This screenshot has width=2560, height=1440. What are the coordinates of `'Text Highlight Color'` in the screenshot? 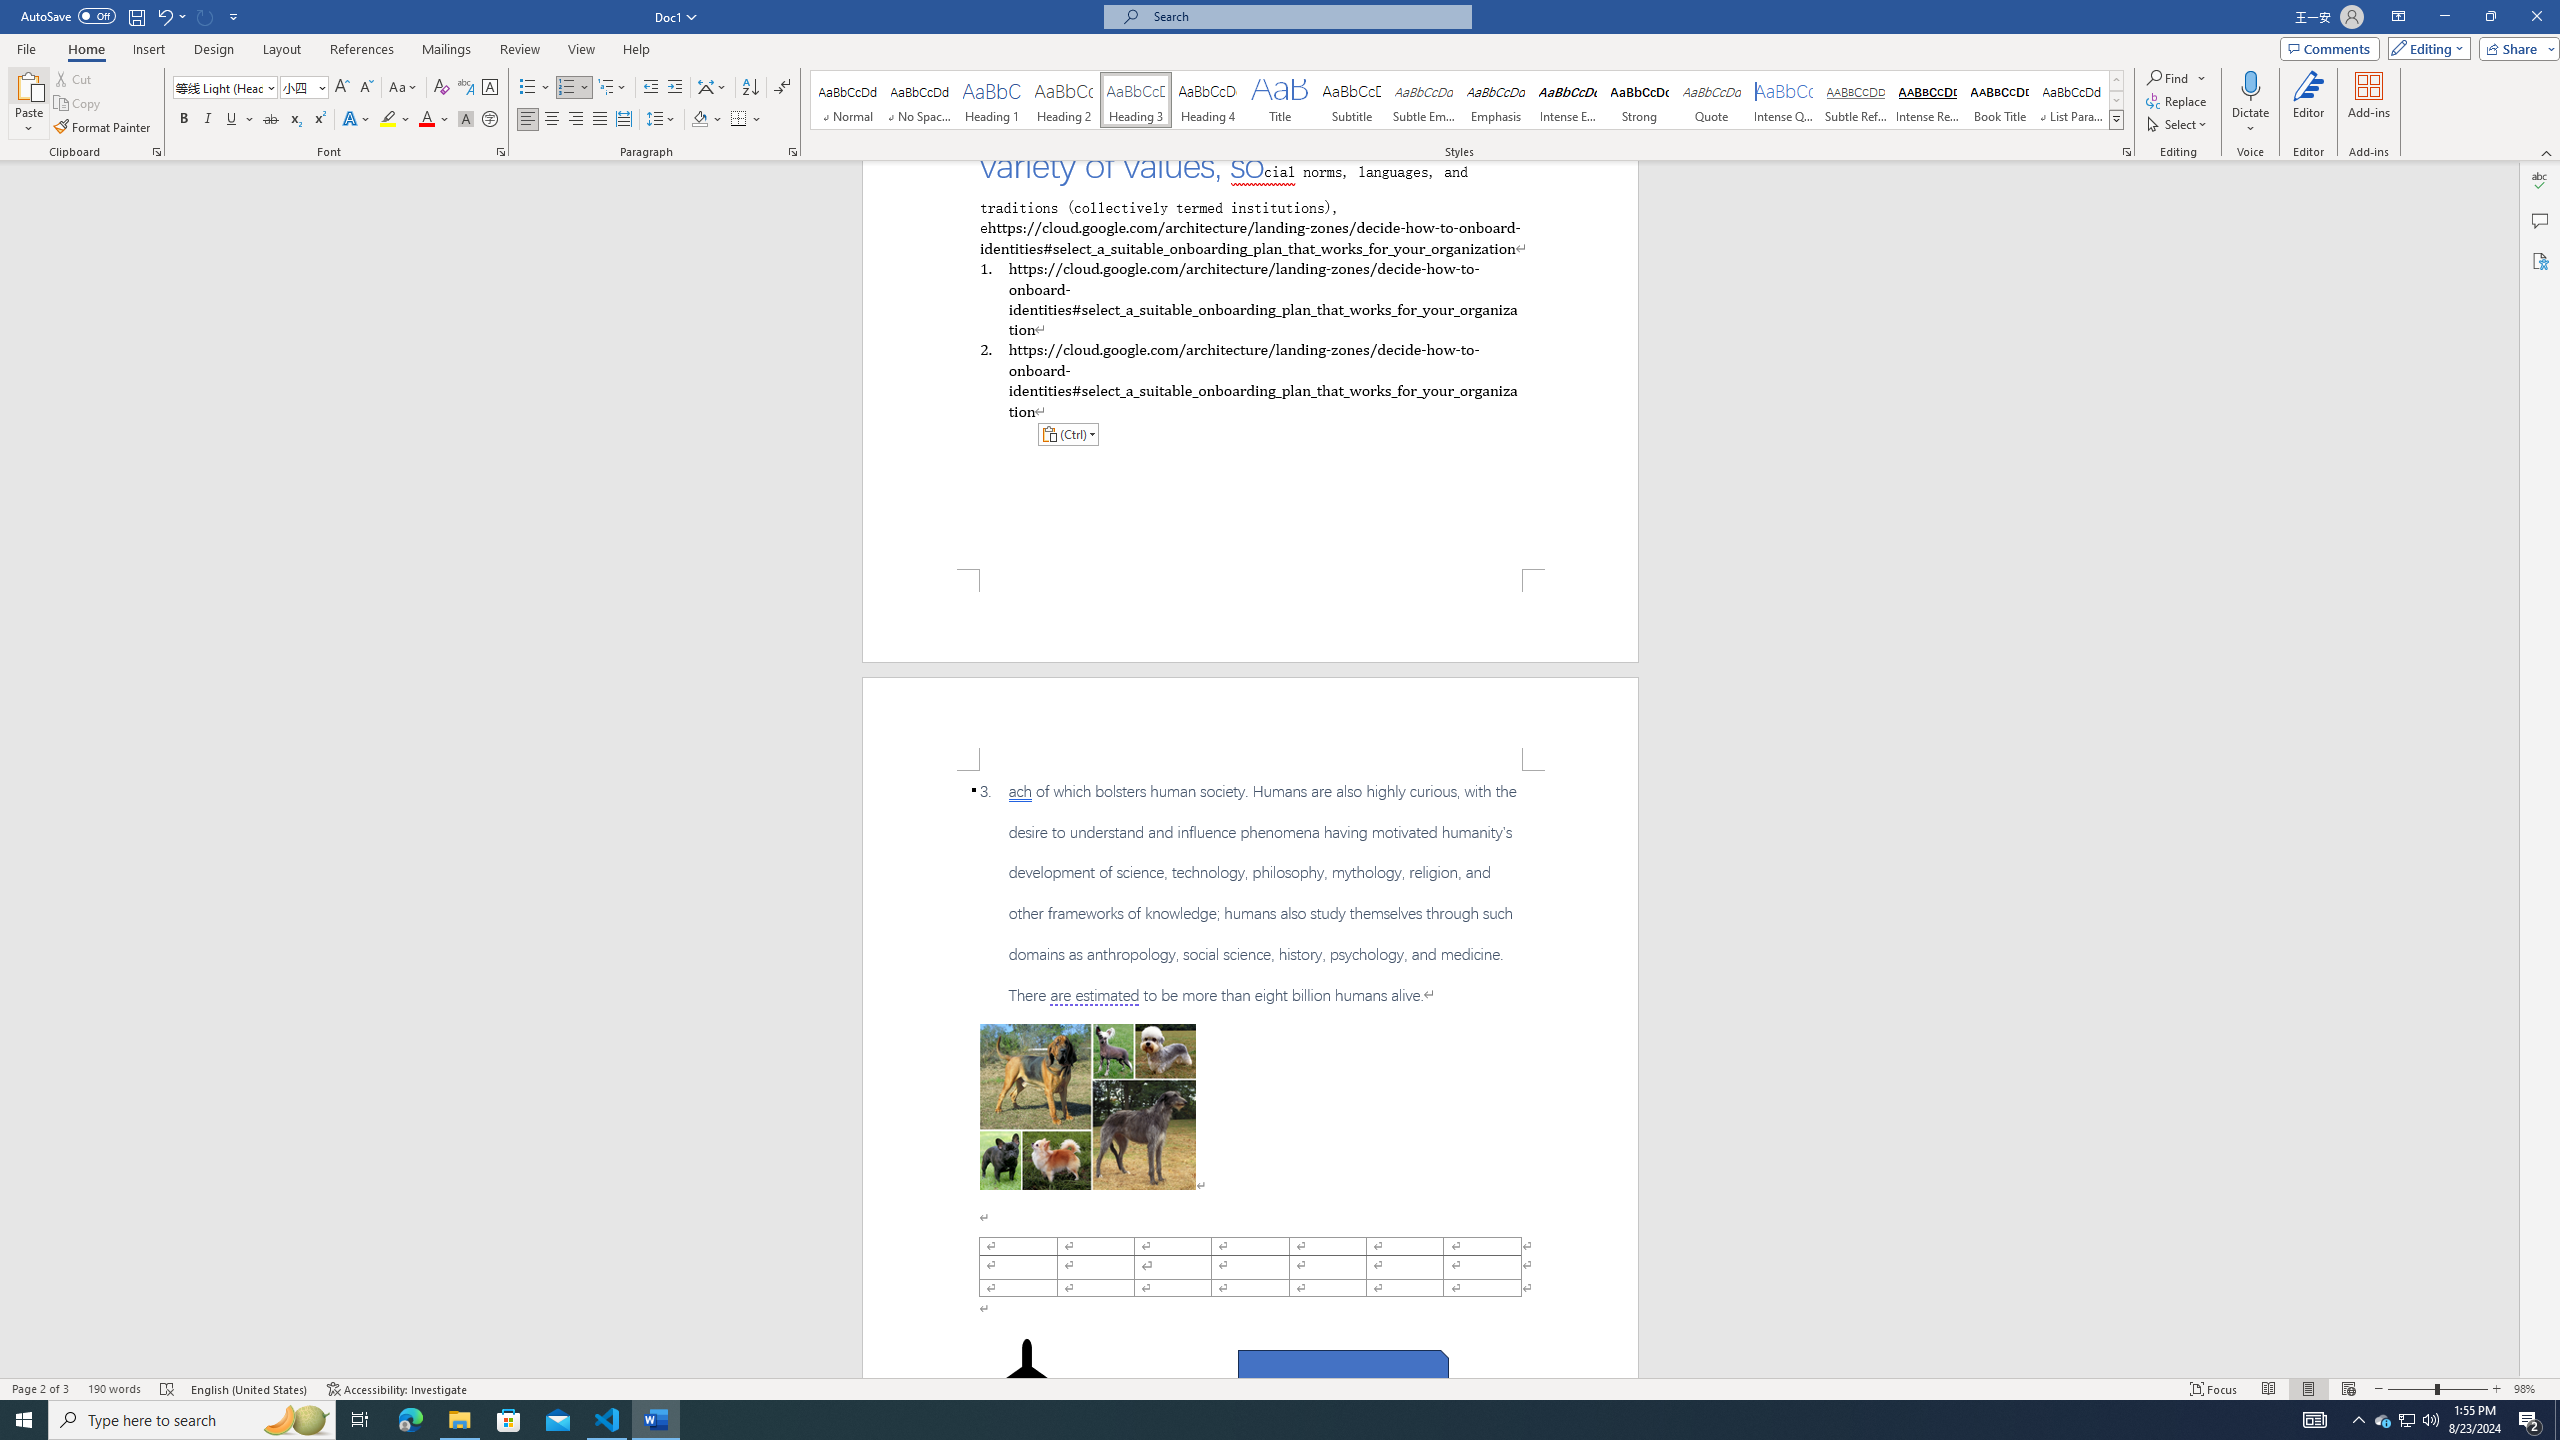 It's located at (395, 118).